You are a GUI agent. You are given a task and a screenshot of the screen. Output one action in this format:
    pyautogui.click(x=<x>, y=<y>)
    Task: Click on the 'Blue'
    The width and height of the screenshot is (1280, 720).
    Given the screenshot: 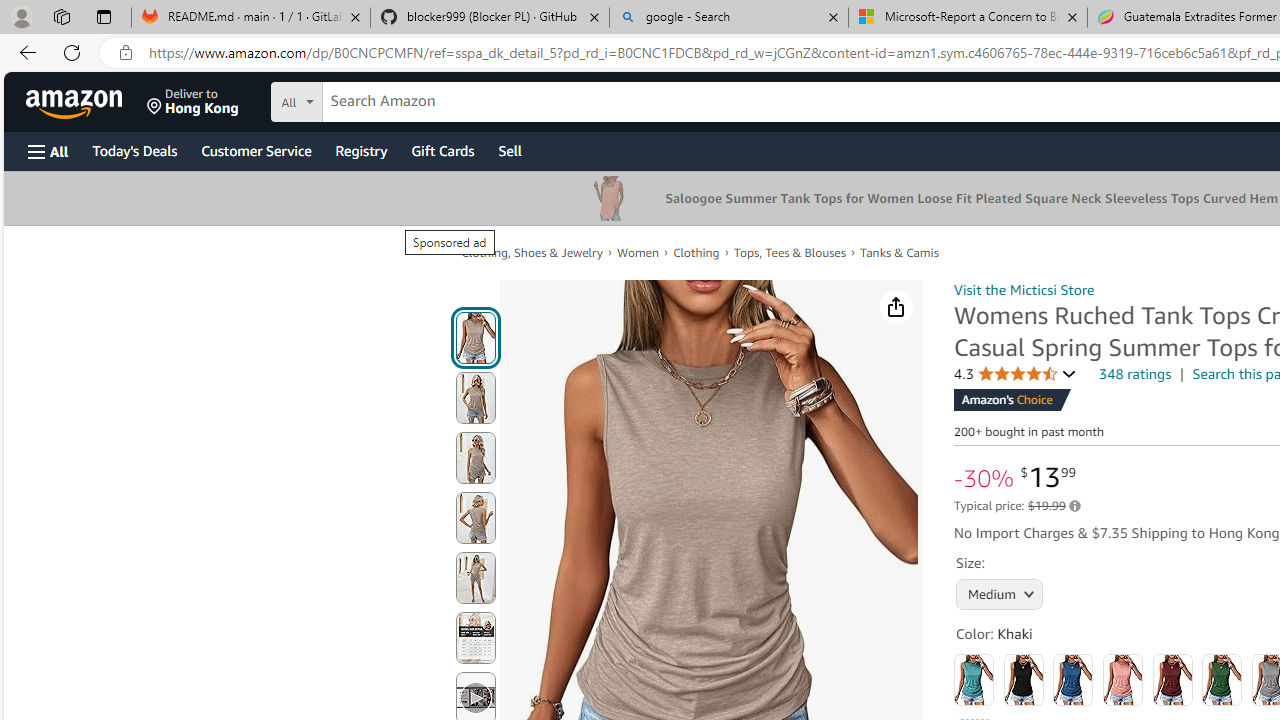 What is the action you would take?
    pyautogui.click(x=1072, y=679)
    